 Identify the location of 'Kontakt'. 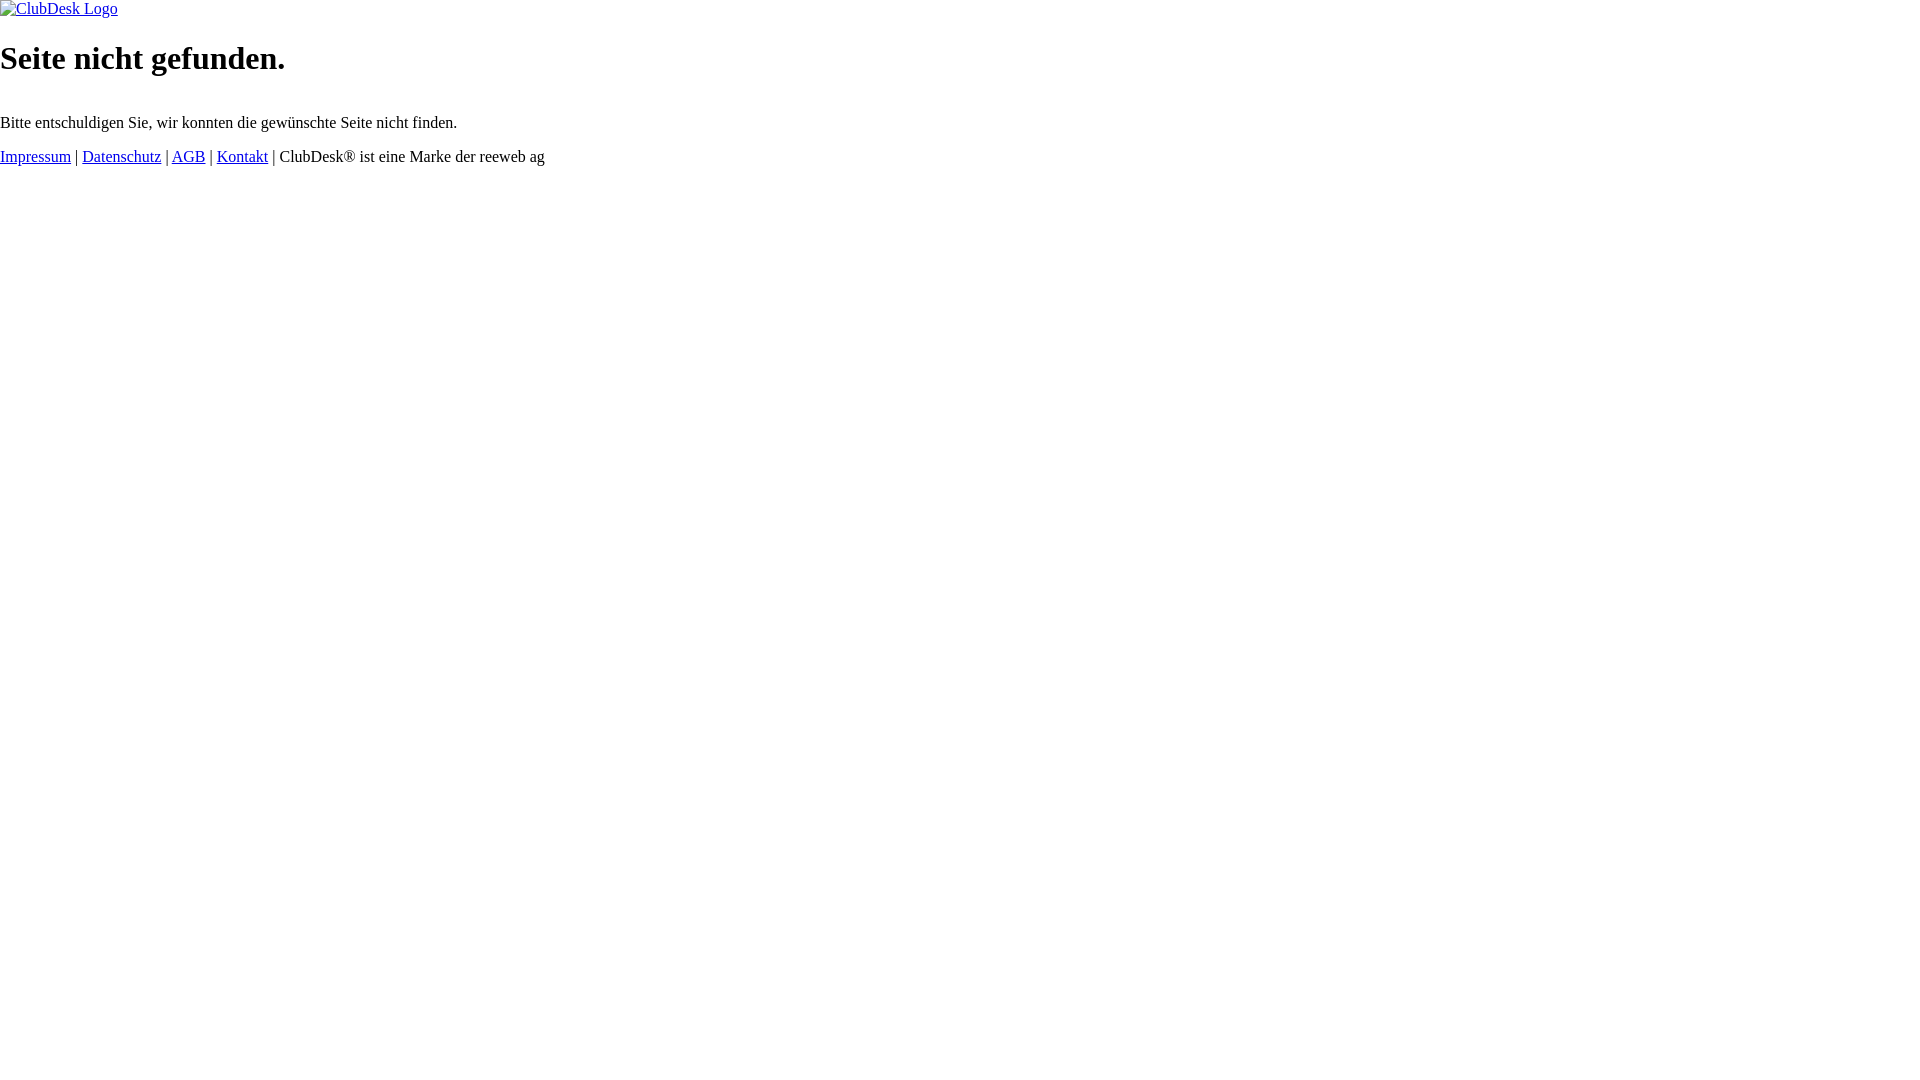
(242, 155).